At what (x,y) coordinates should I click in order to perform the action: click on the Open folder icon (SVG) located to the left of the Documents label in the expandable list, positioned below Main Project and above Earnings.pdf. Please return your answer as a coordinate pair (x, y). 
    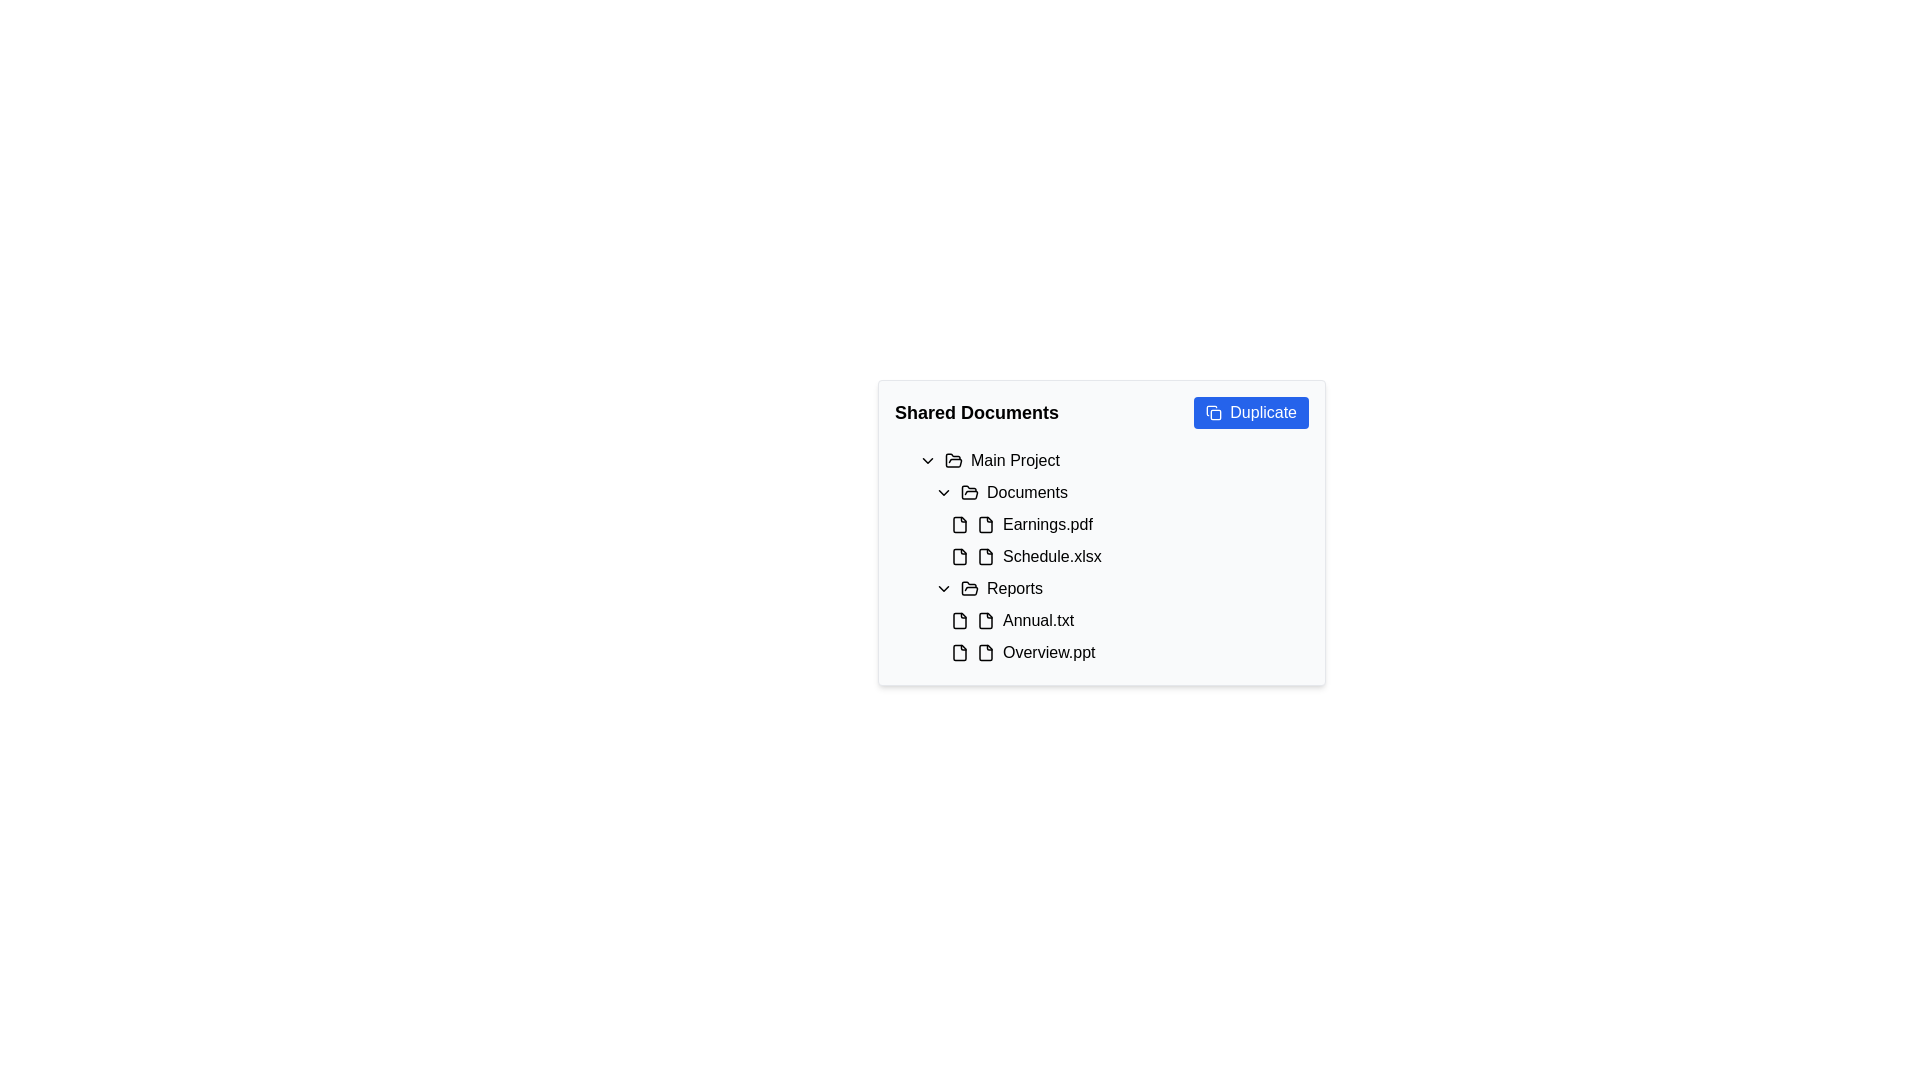
    Looking at the image, I should click on (969, 493).